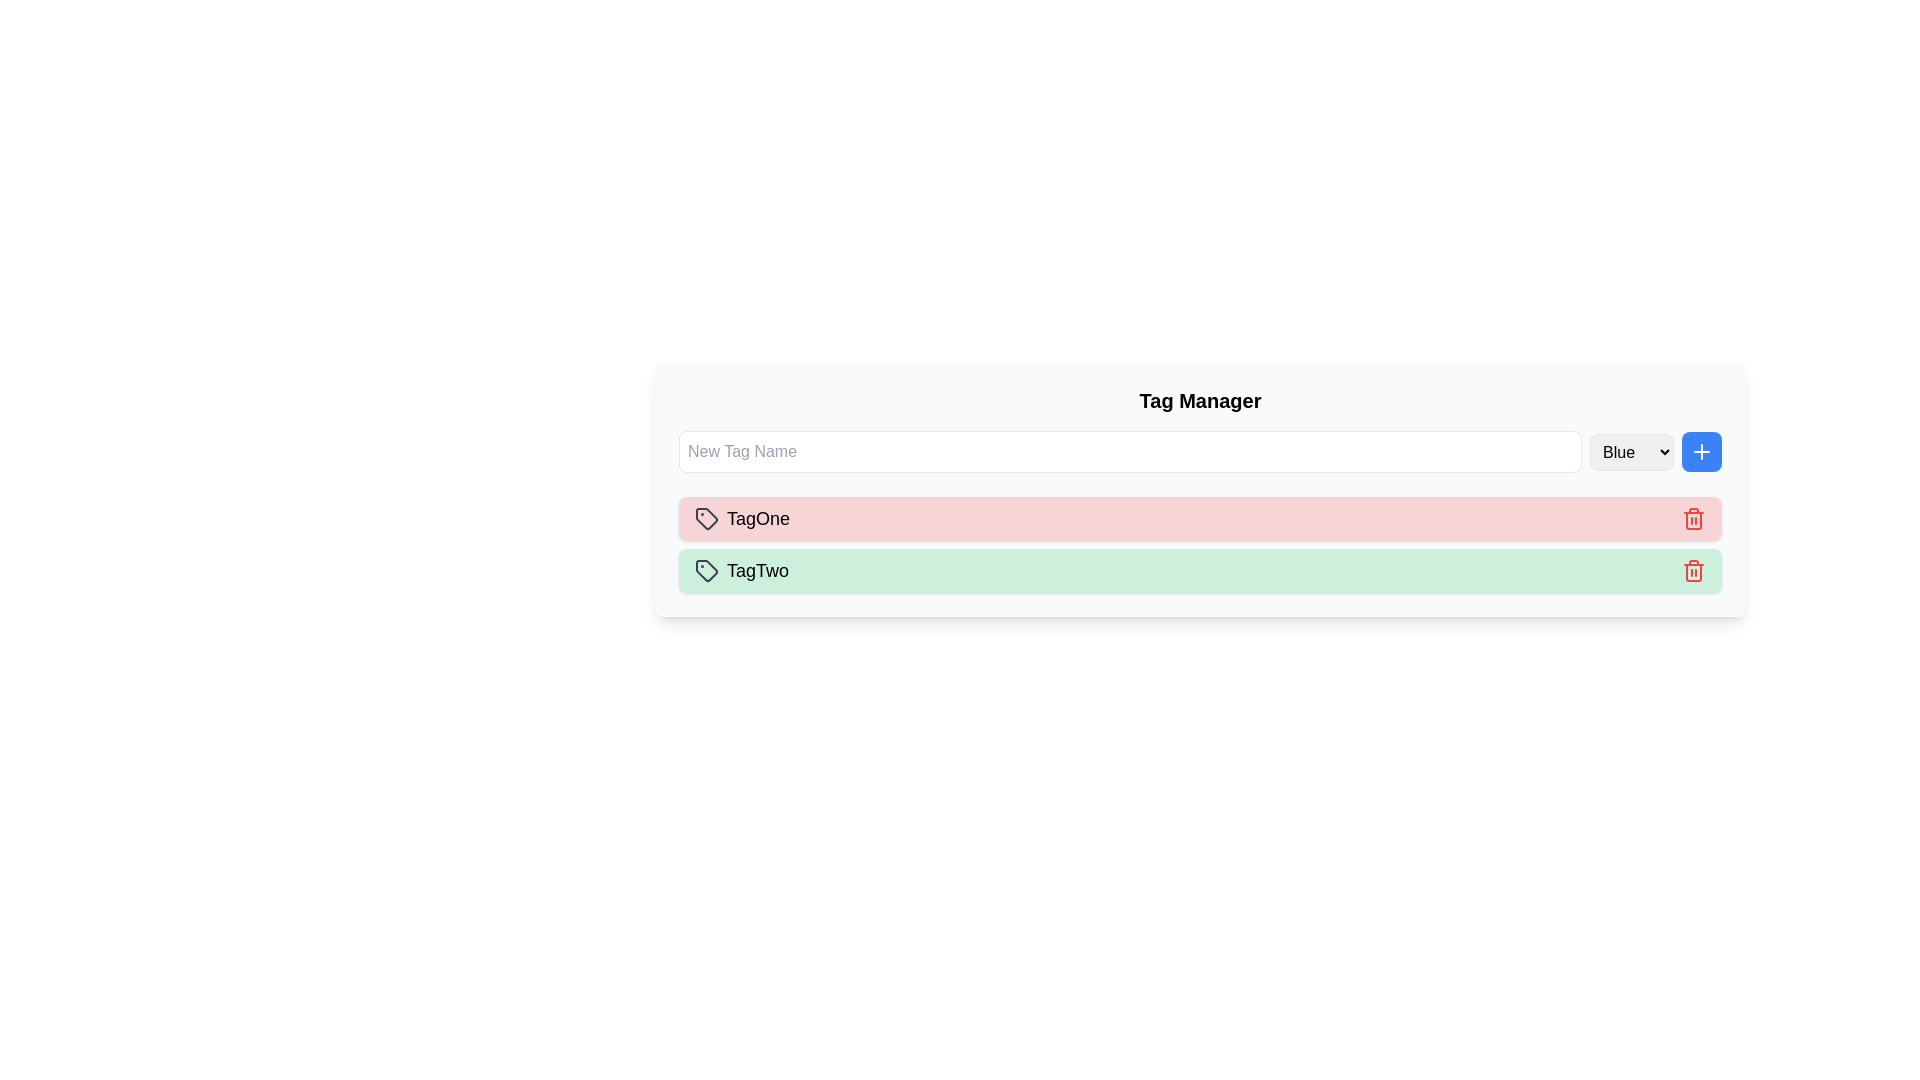 This screenshot has height=1080, width=1920. I want to click on the tag icon located immediately to the left of the text labeled 'TagTwo', which is part of the green tag row in the interface, so click(706, 570).